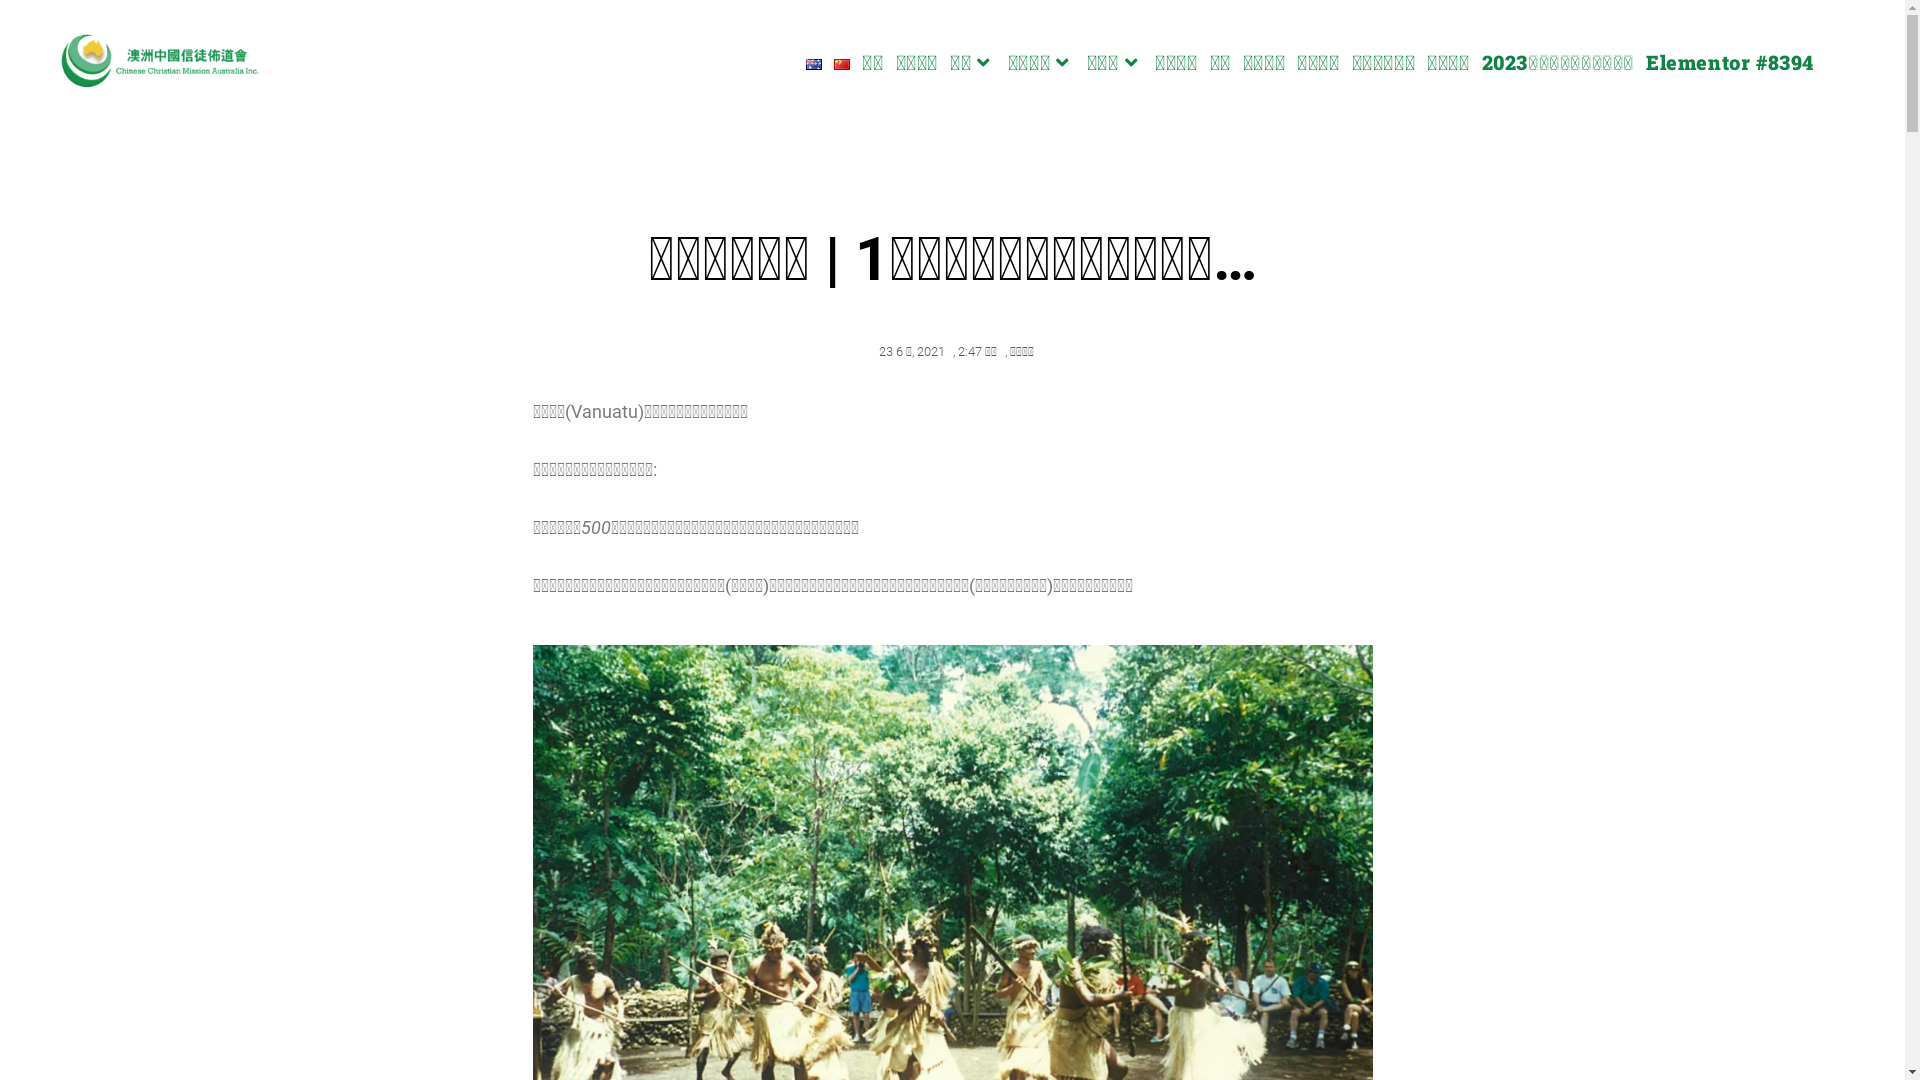 The height and width of the screenshot is (1080, 1920). Describe the element at coordinates (1728, 60) in the screenshot. I see `'Elementor #8394'` at that location.